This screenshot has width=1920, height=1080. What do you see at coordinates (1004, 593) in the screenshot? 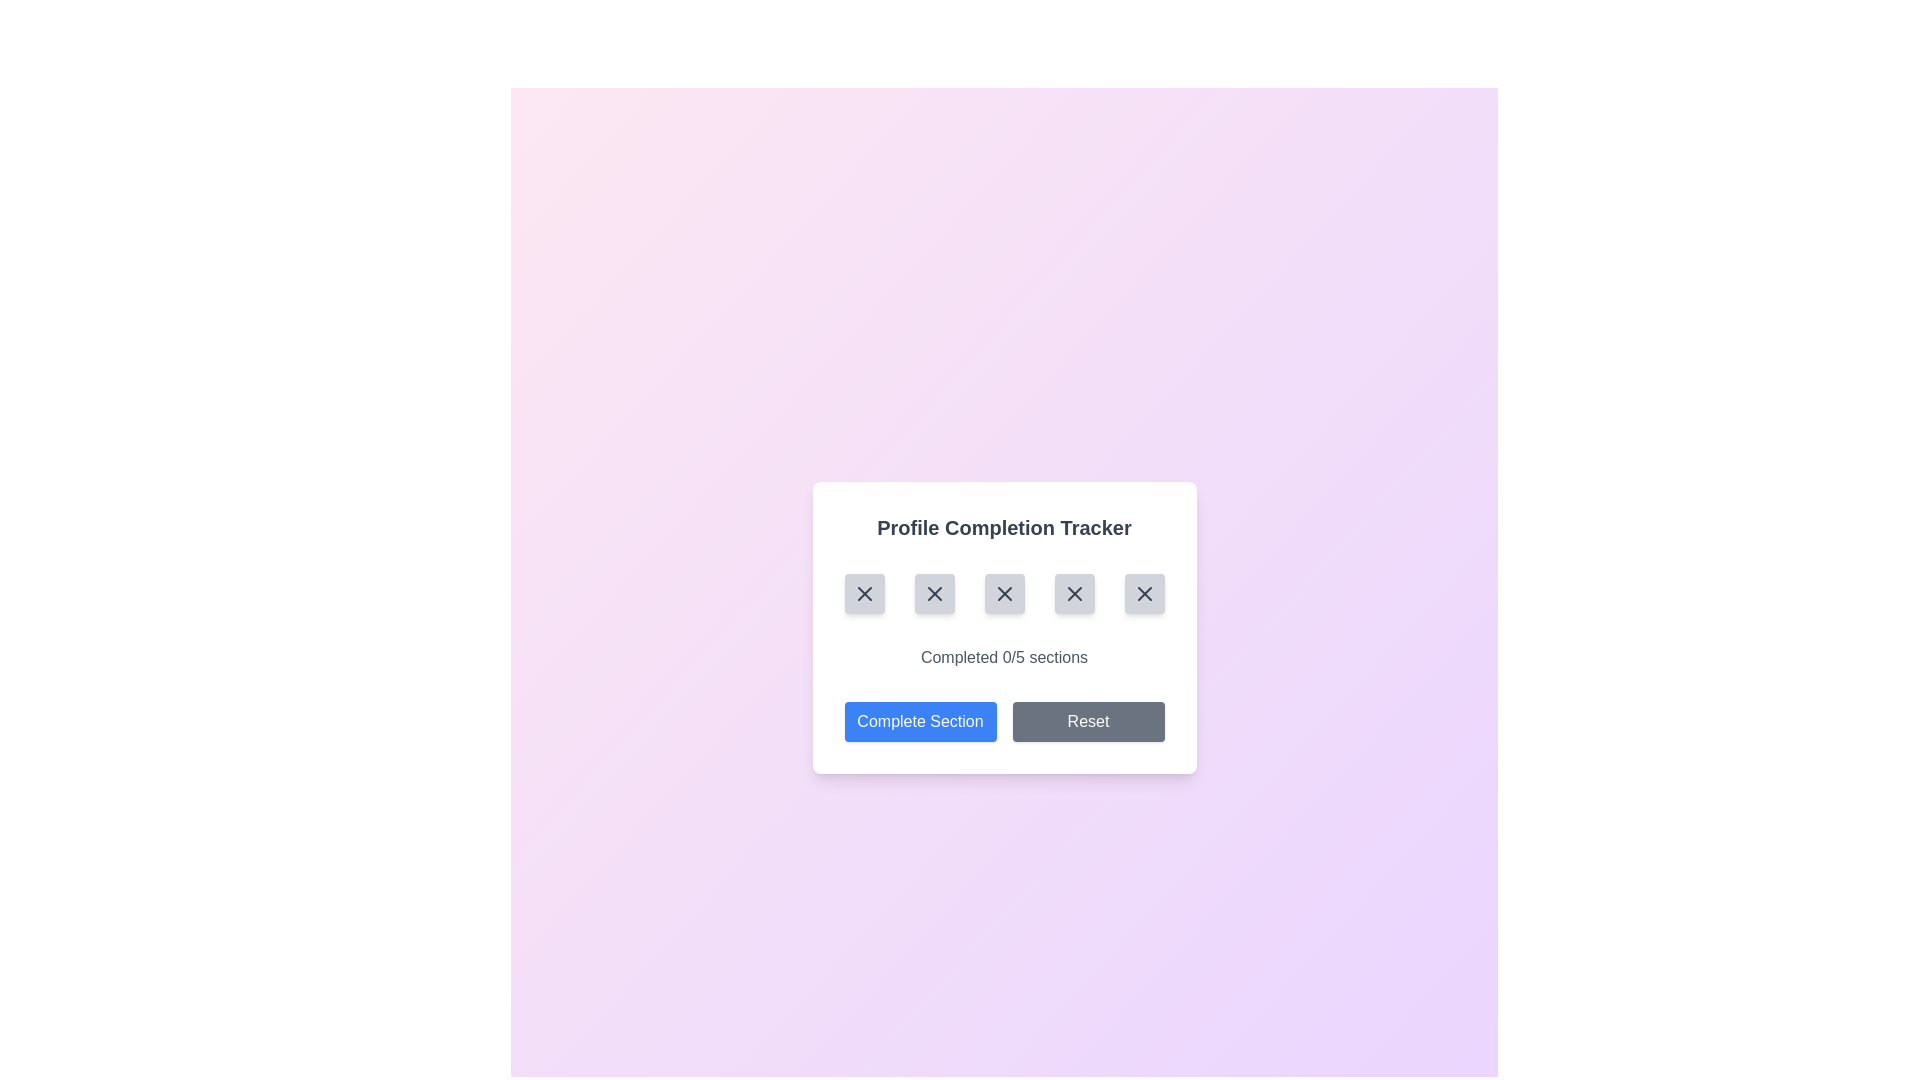
I see `the third 'X' icon in the row within the 'Profile Completion Tracker' modal` at bounding box center [1004, 593].